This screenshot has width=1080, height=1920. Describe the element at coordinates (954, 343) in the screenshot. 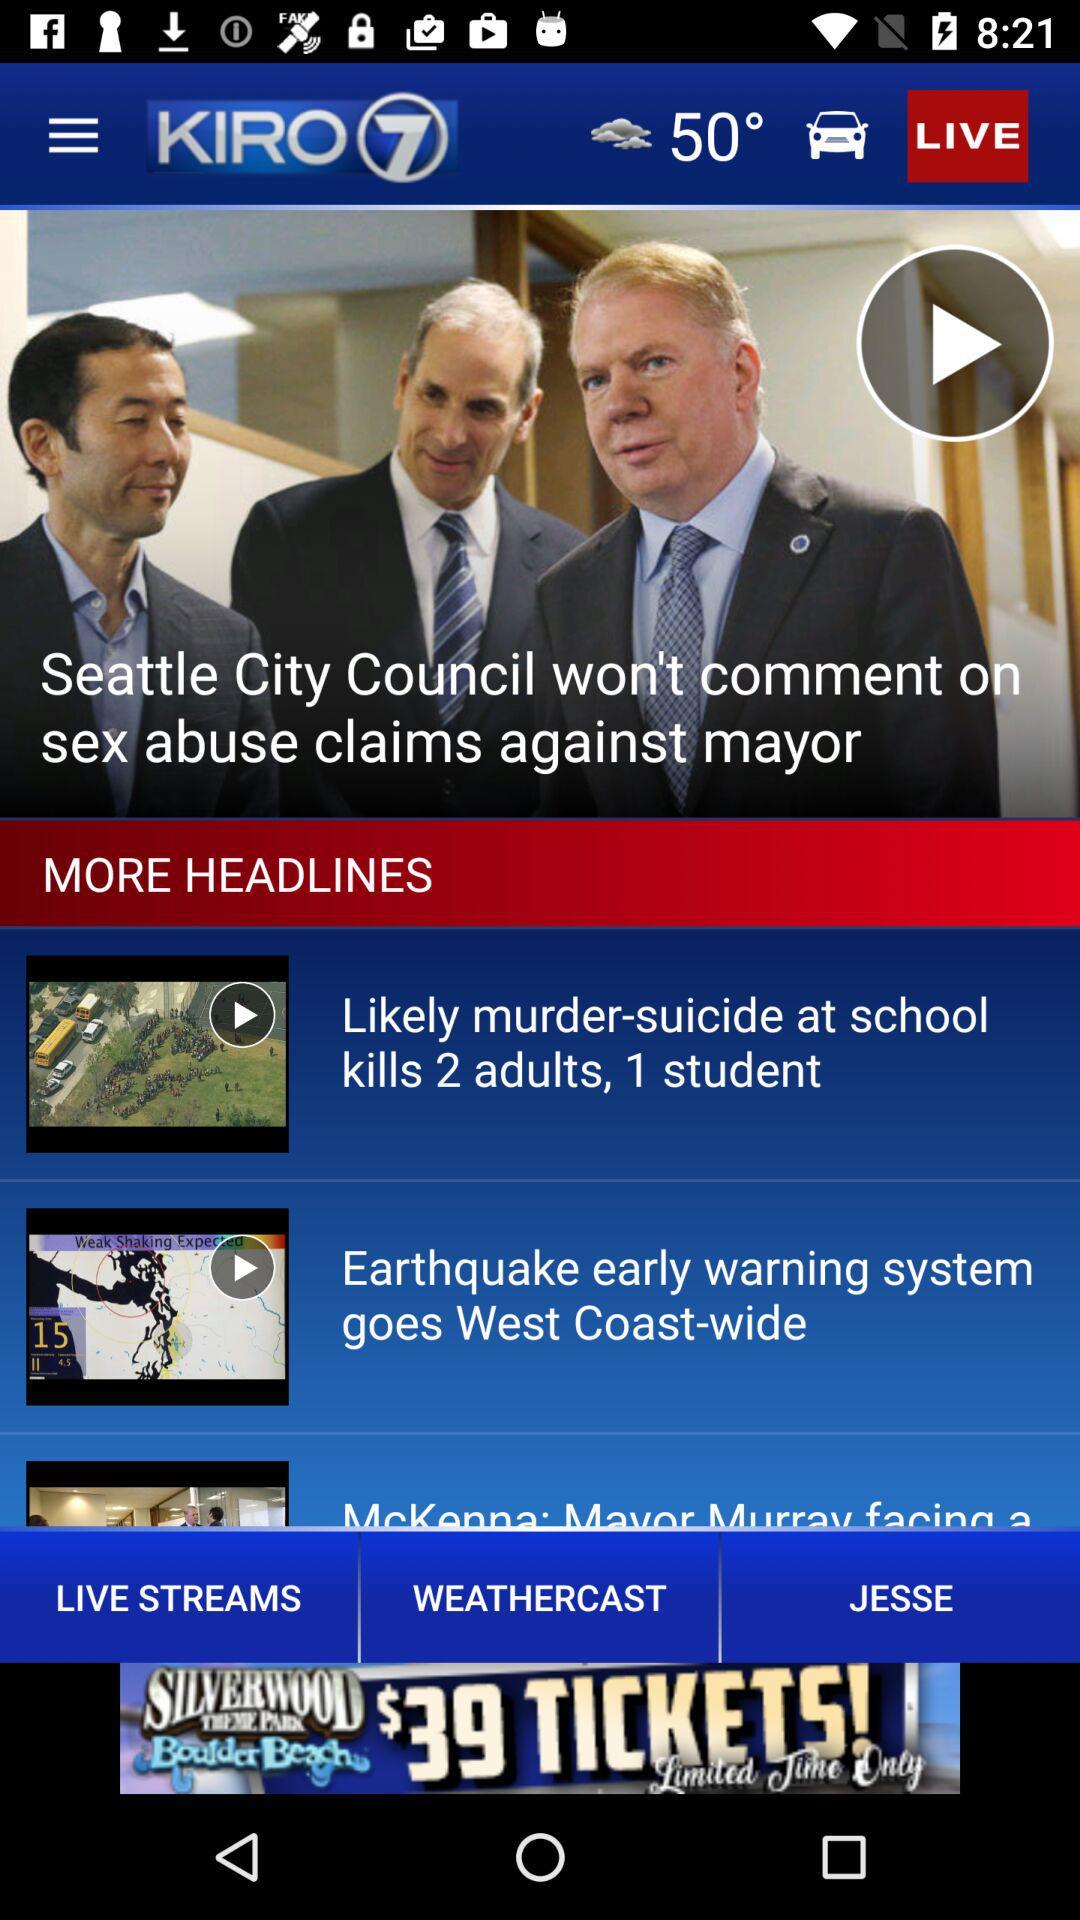

I see `the play icon which is below the live` at that location.